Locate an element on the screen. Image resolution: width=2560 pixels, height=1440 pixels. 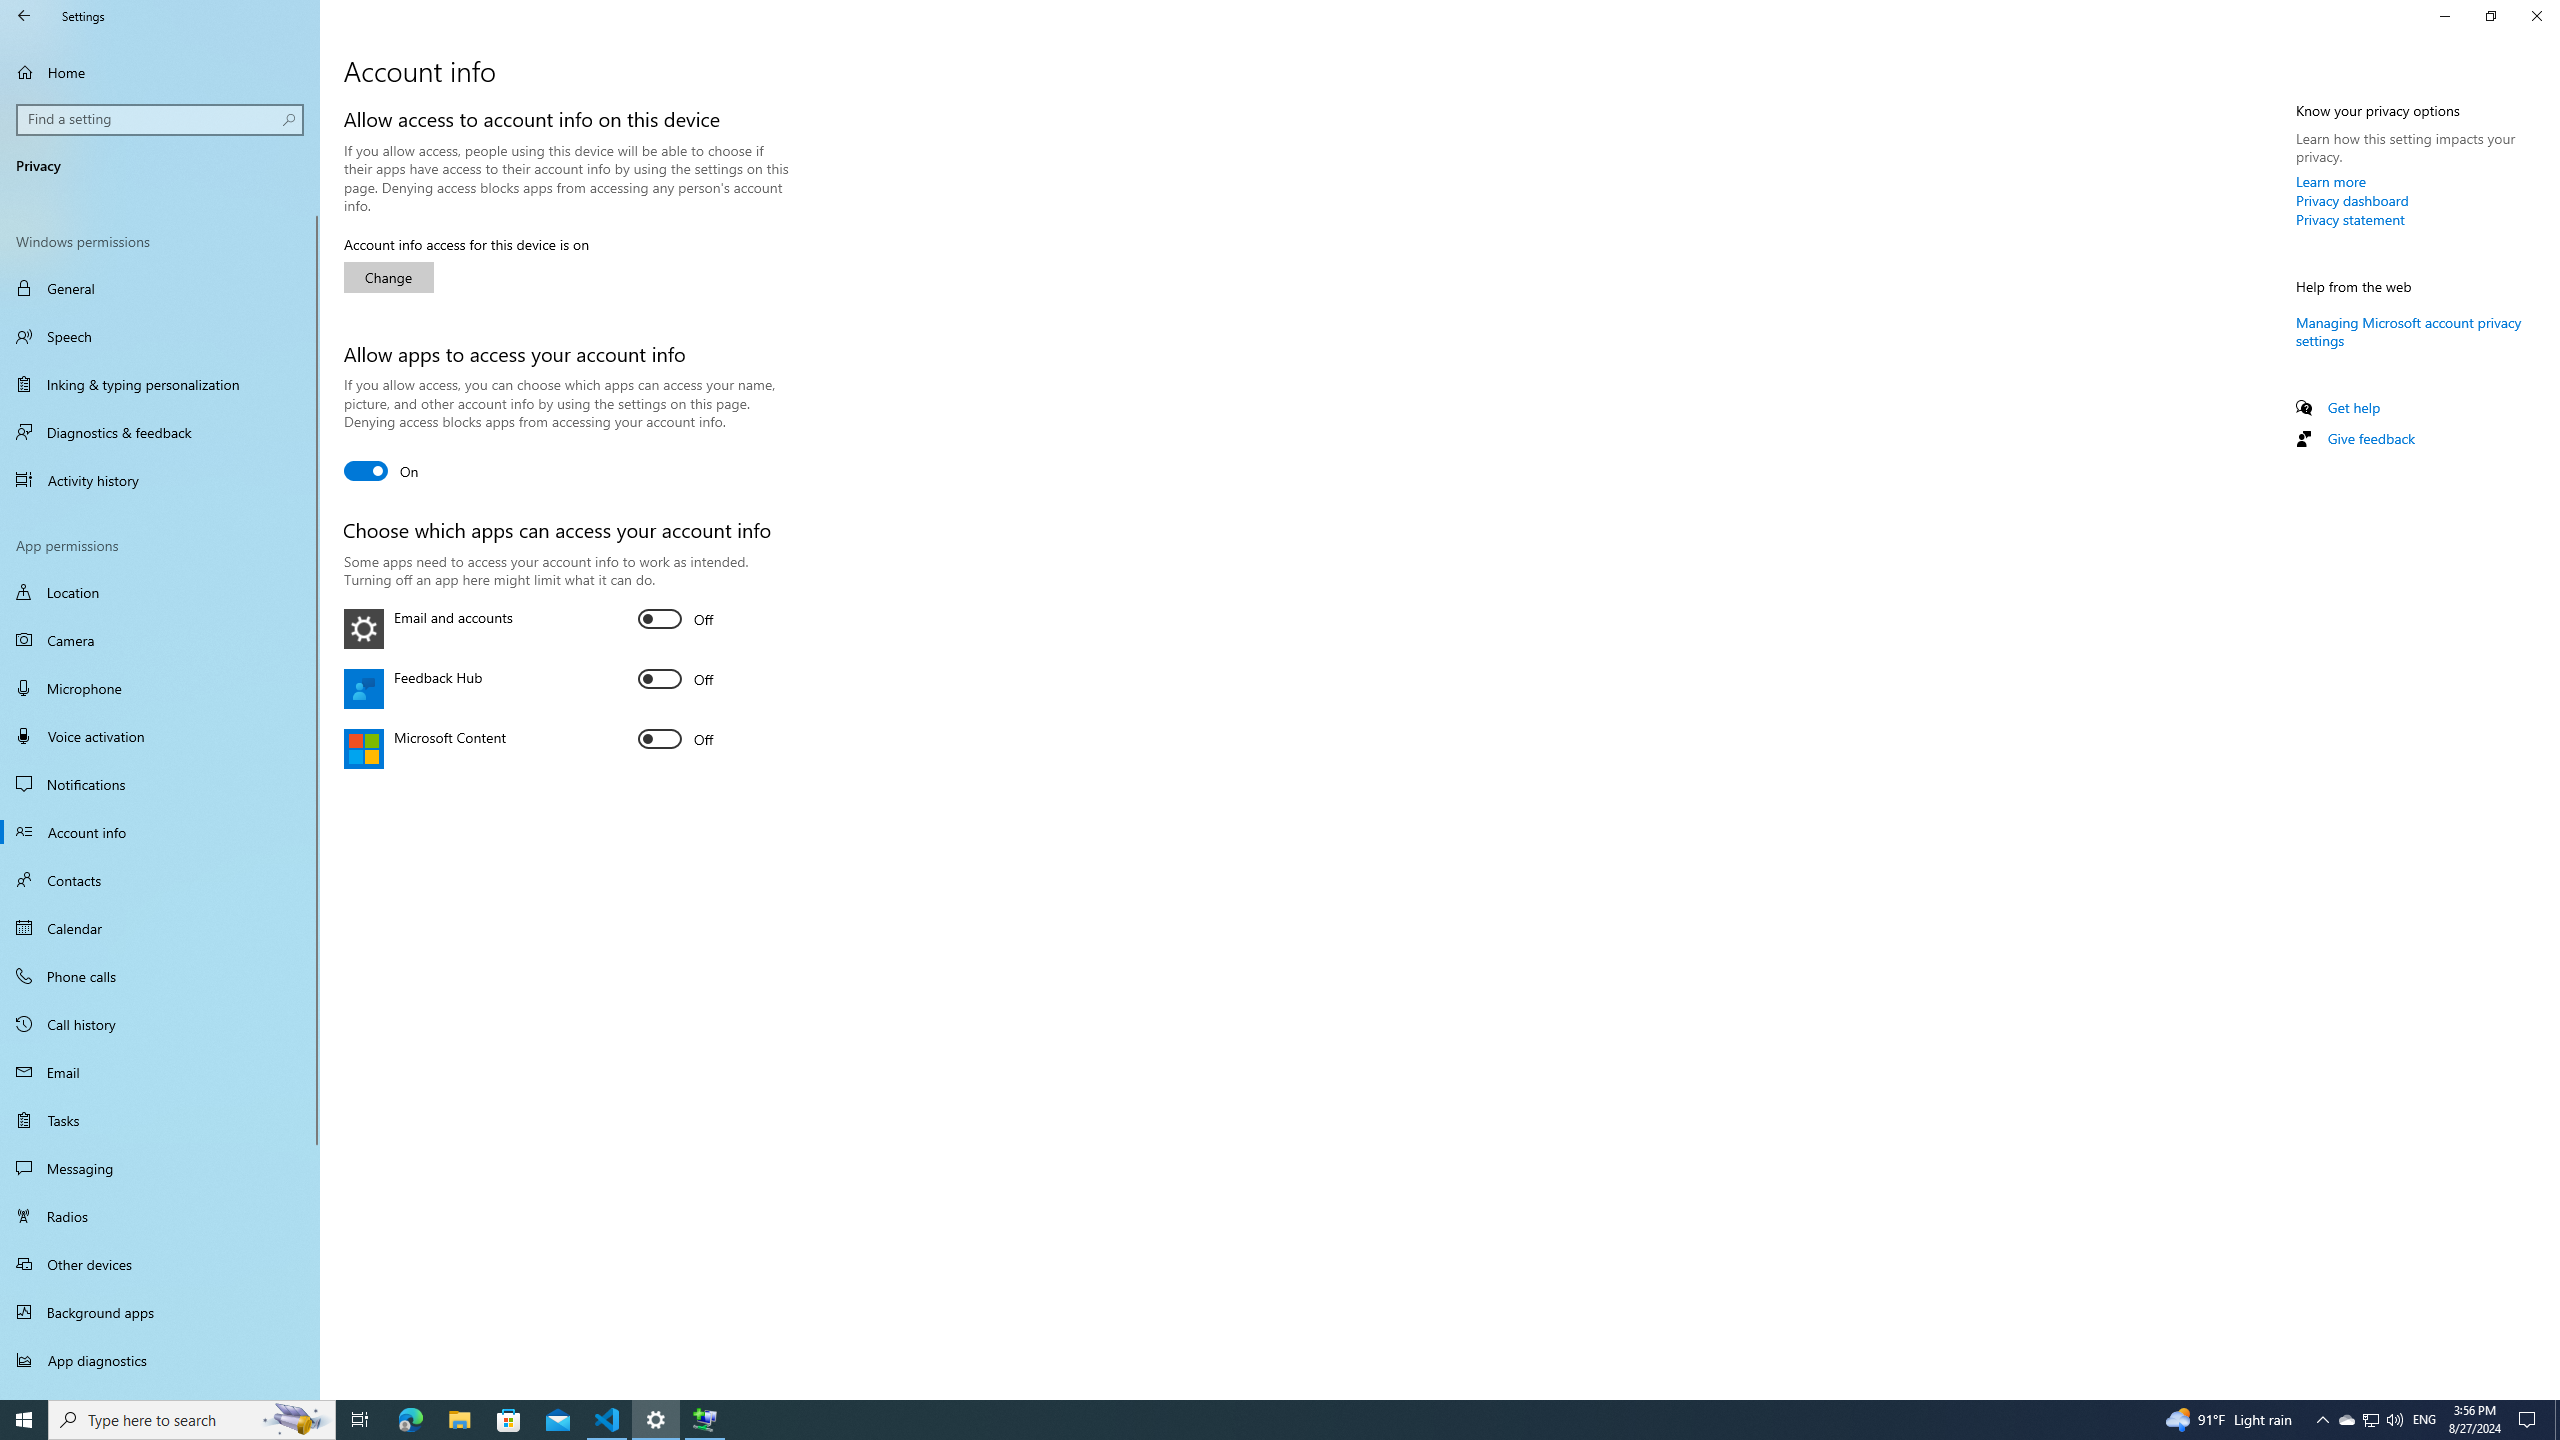
'Diagnostics & feedback' is located at coordinates (159, 432).